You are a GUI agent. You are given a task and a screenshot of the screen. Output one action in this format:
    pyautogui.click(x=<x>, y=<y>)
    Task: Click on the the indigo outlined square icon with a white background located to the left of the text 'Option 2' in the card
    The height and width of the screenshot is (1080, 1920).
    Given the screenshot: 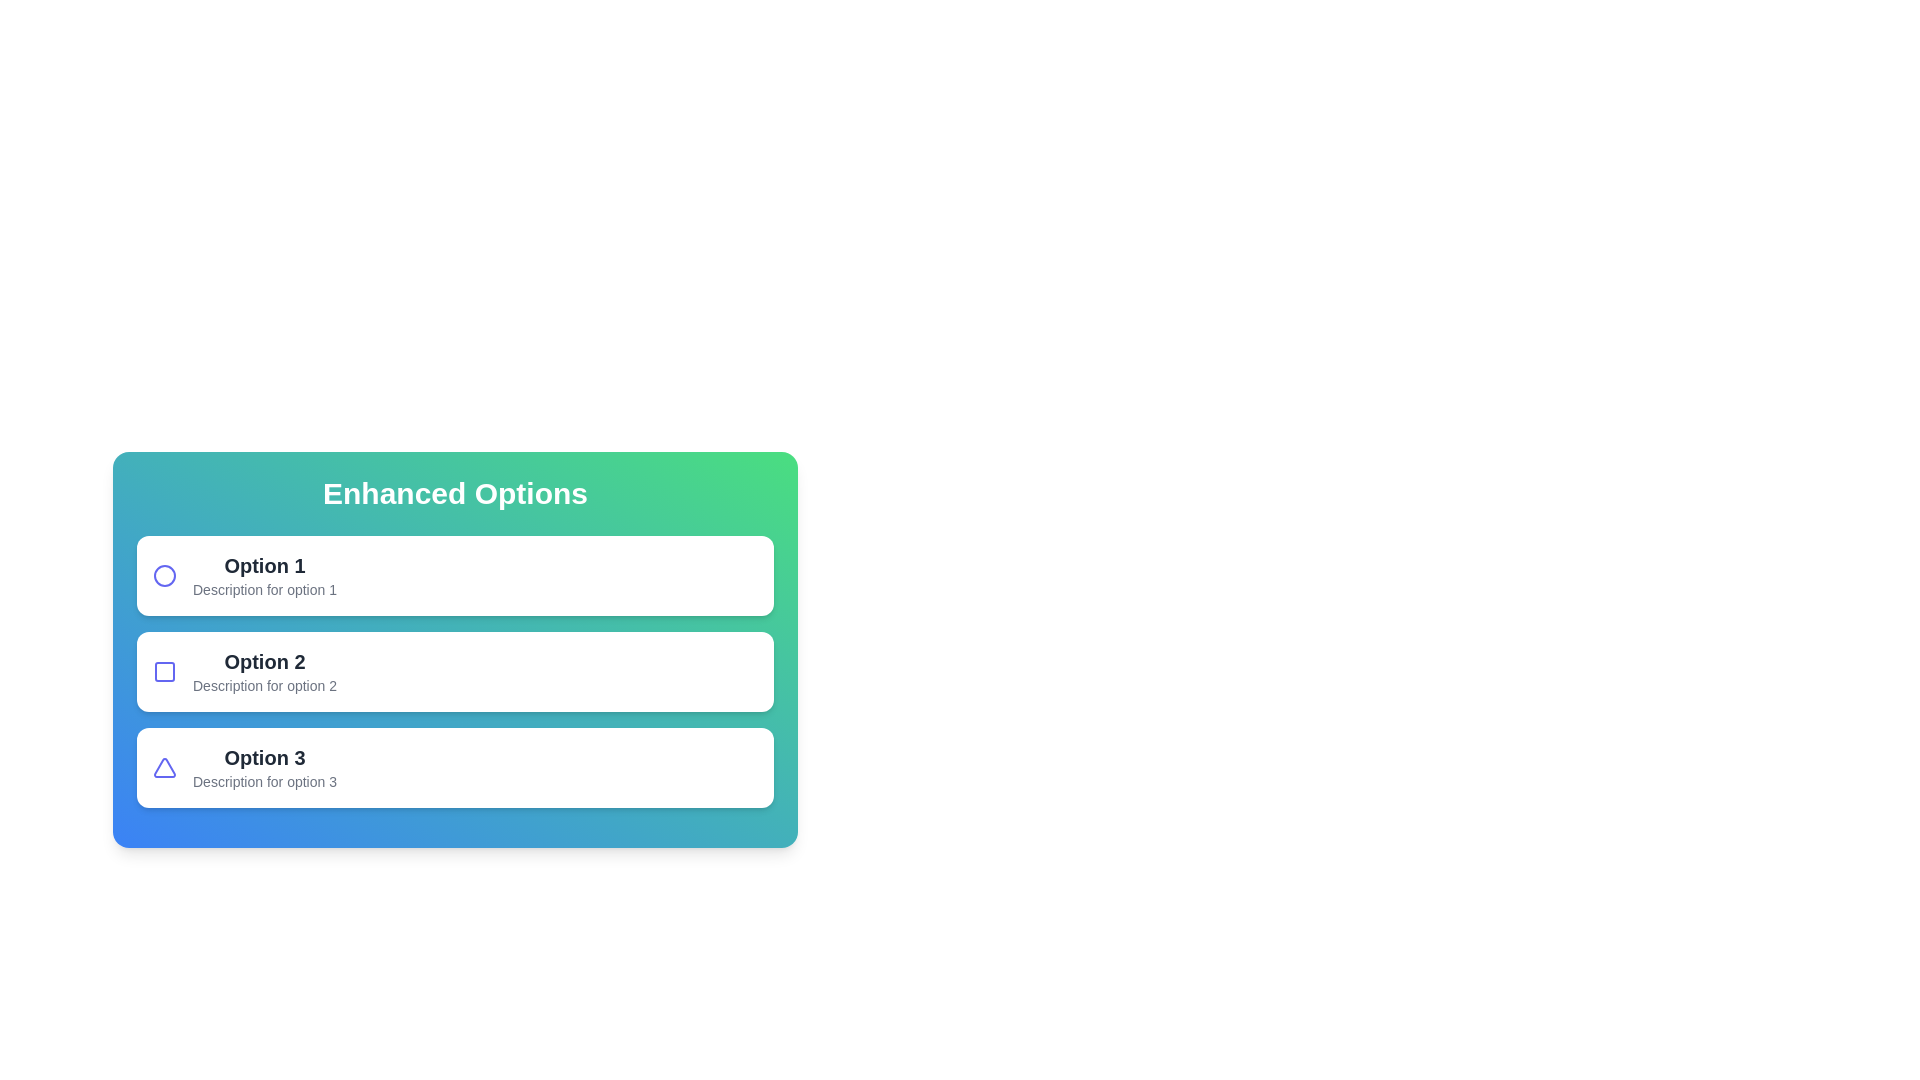 What is the action you would take?
    pyautogui.click(x=164, y=671)
    